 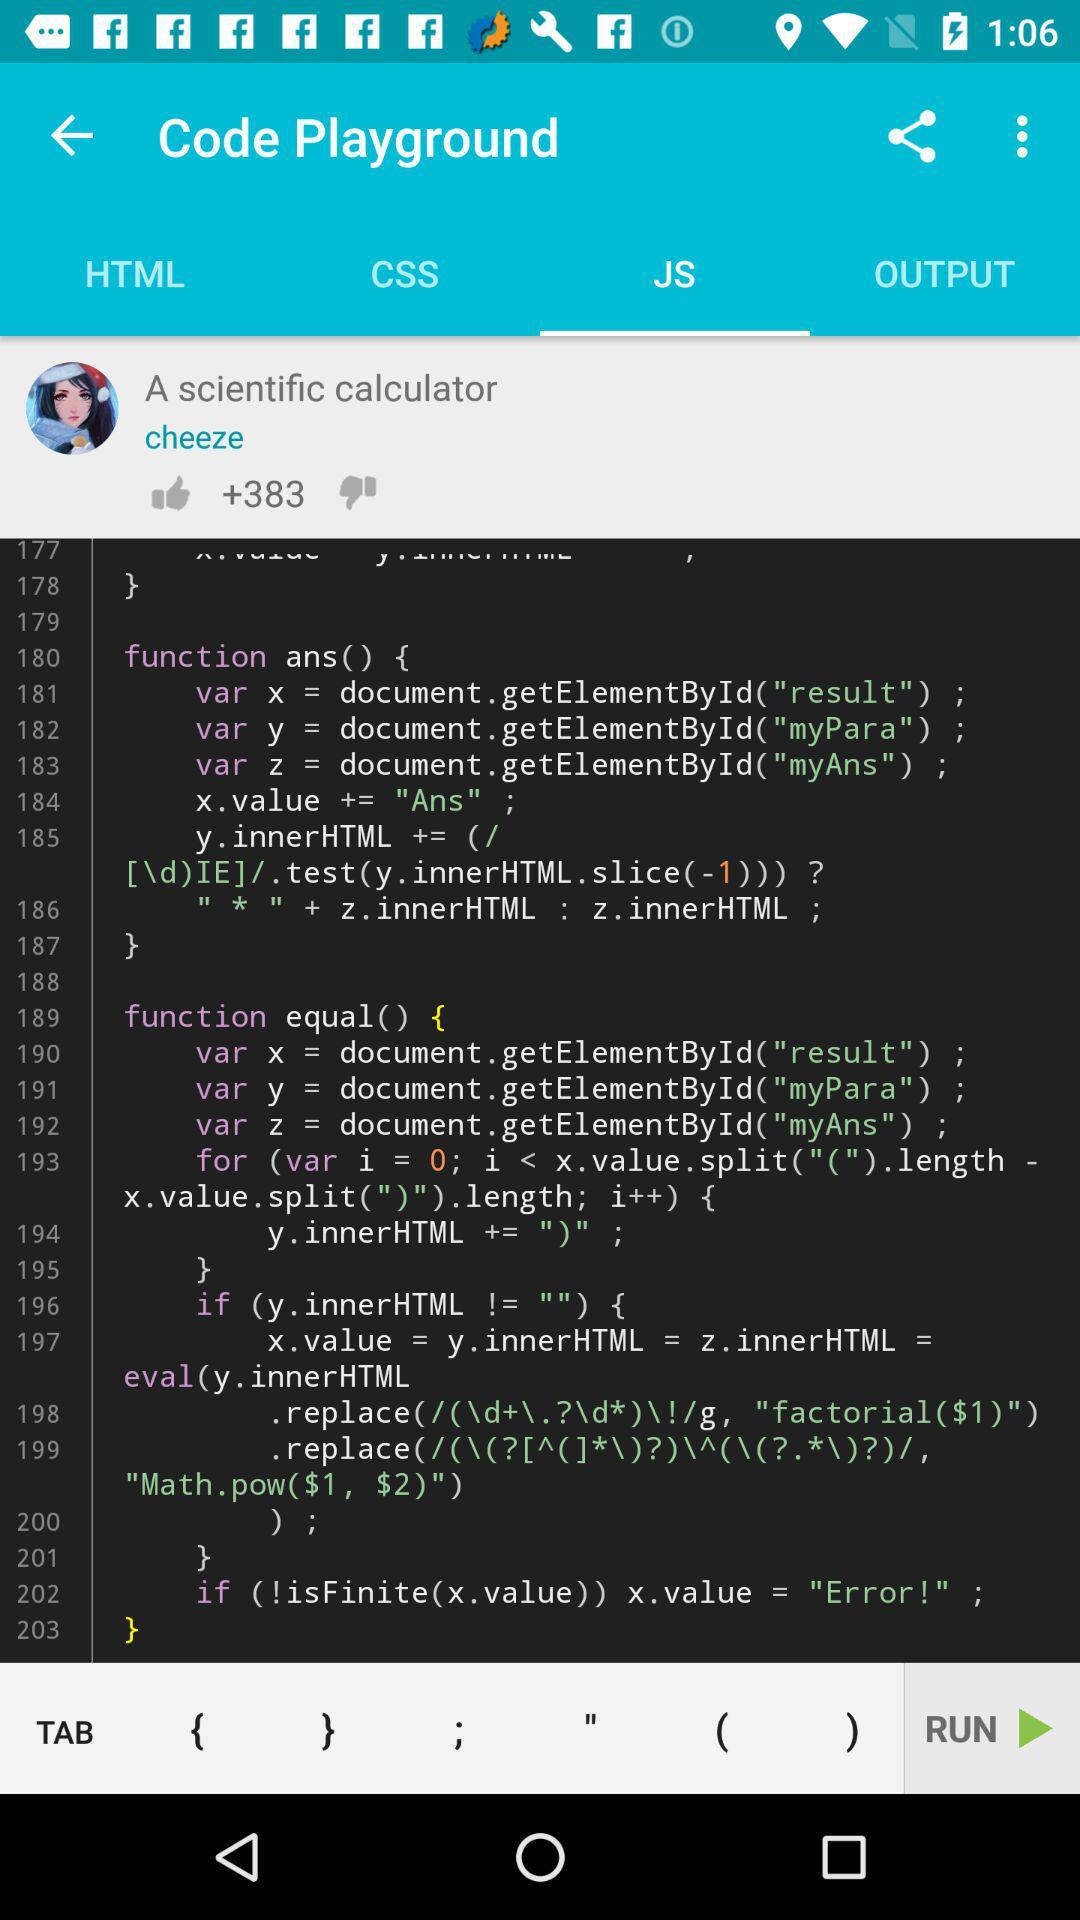 What do you see at coordinates (71, 407) in the screenshot?
I see `the user 's profile` at bounding box center [71, 407].